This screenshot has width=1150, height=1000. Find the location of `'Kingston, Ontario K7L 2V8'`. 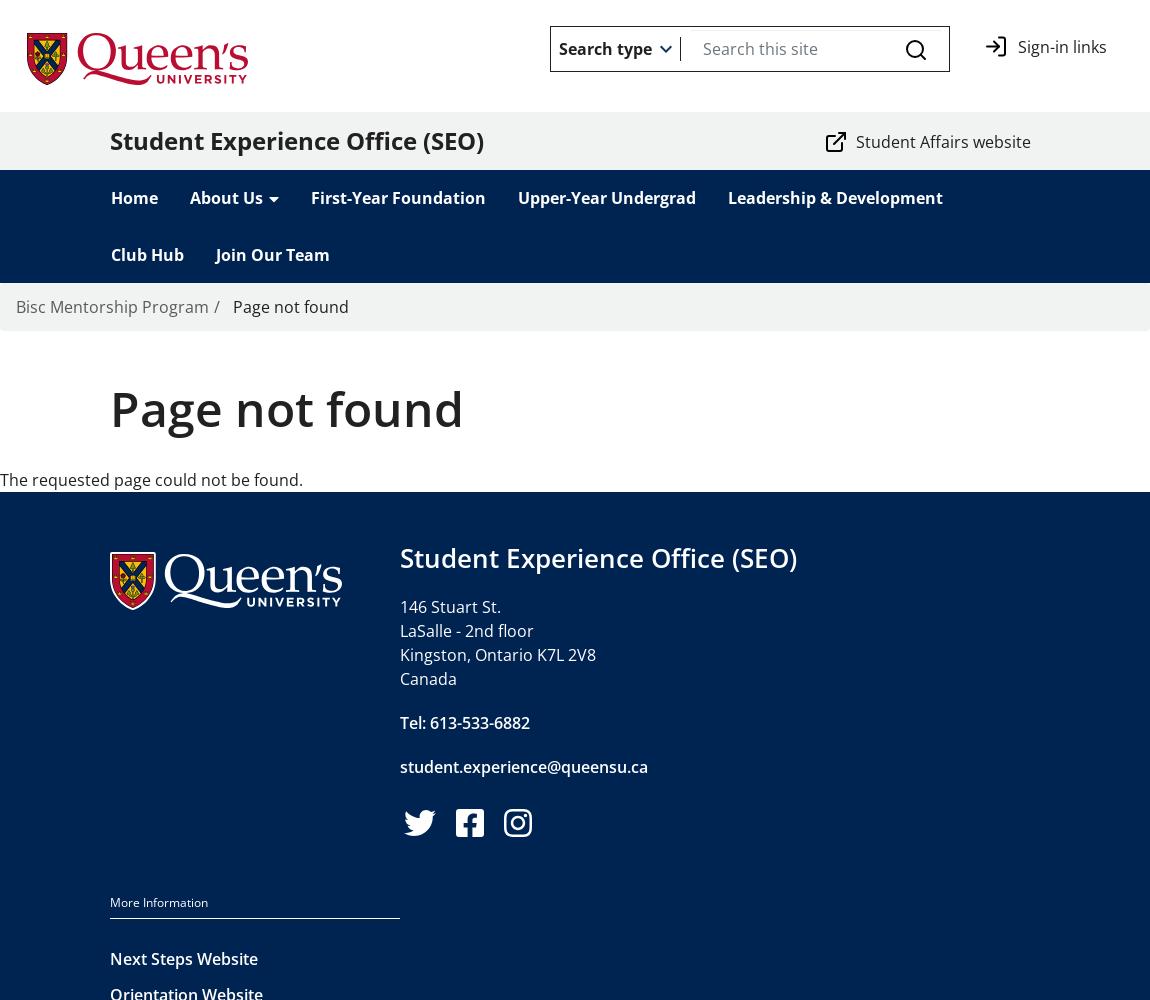

'Kingston, Ontario K7L 2V8' is located at coordinates (399, 654).